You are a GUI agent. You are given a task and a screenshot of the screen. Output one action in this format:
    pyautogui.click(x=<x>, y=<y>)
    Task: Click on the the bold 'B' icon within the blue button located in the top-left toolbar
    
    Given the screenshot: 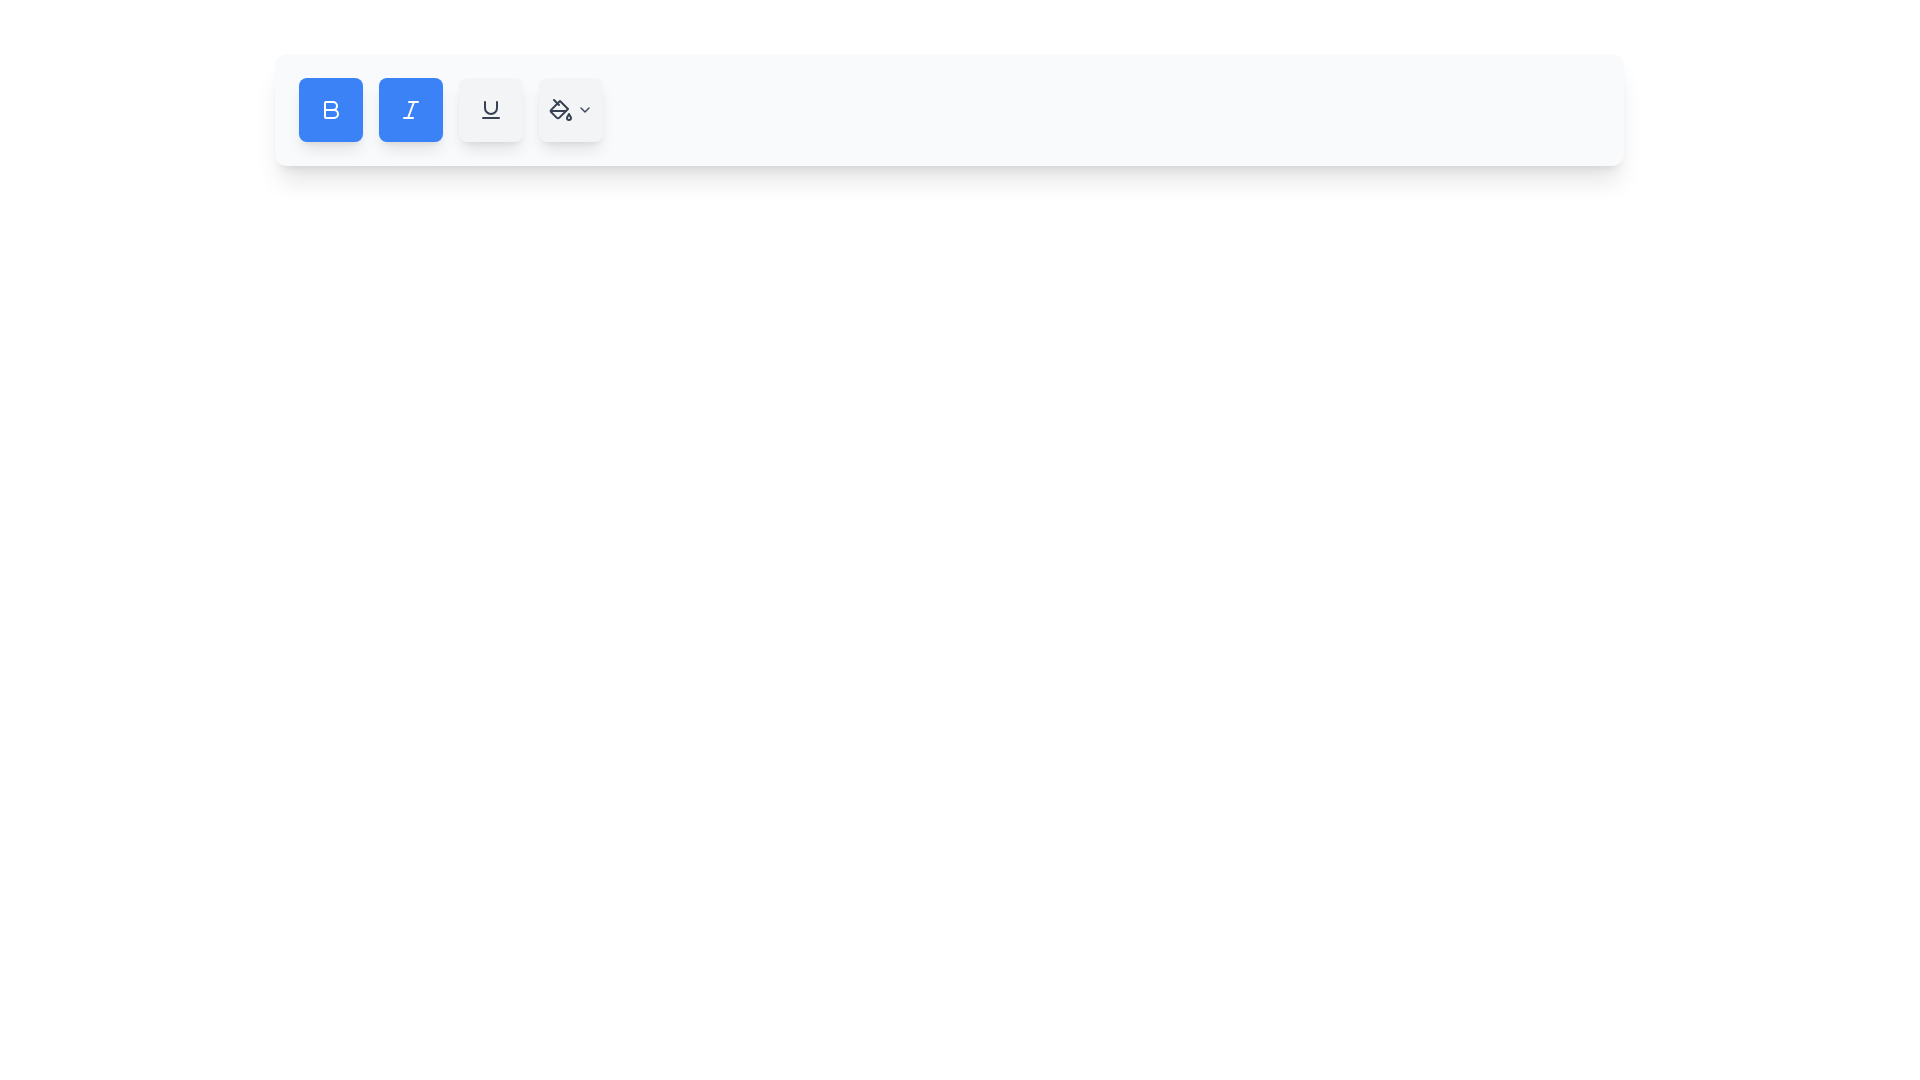 What is the action you would take?
    pyautogui.click(x=331, y=110)
    